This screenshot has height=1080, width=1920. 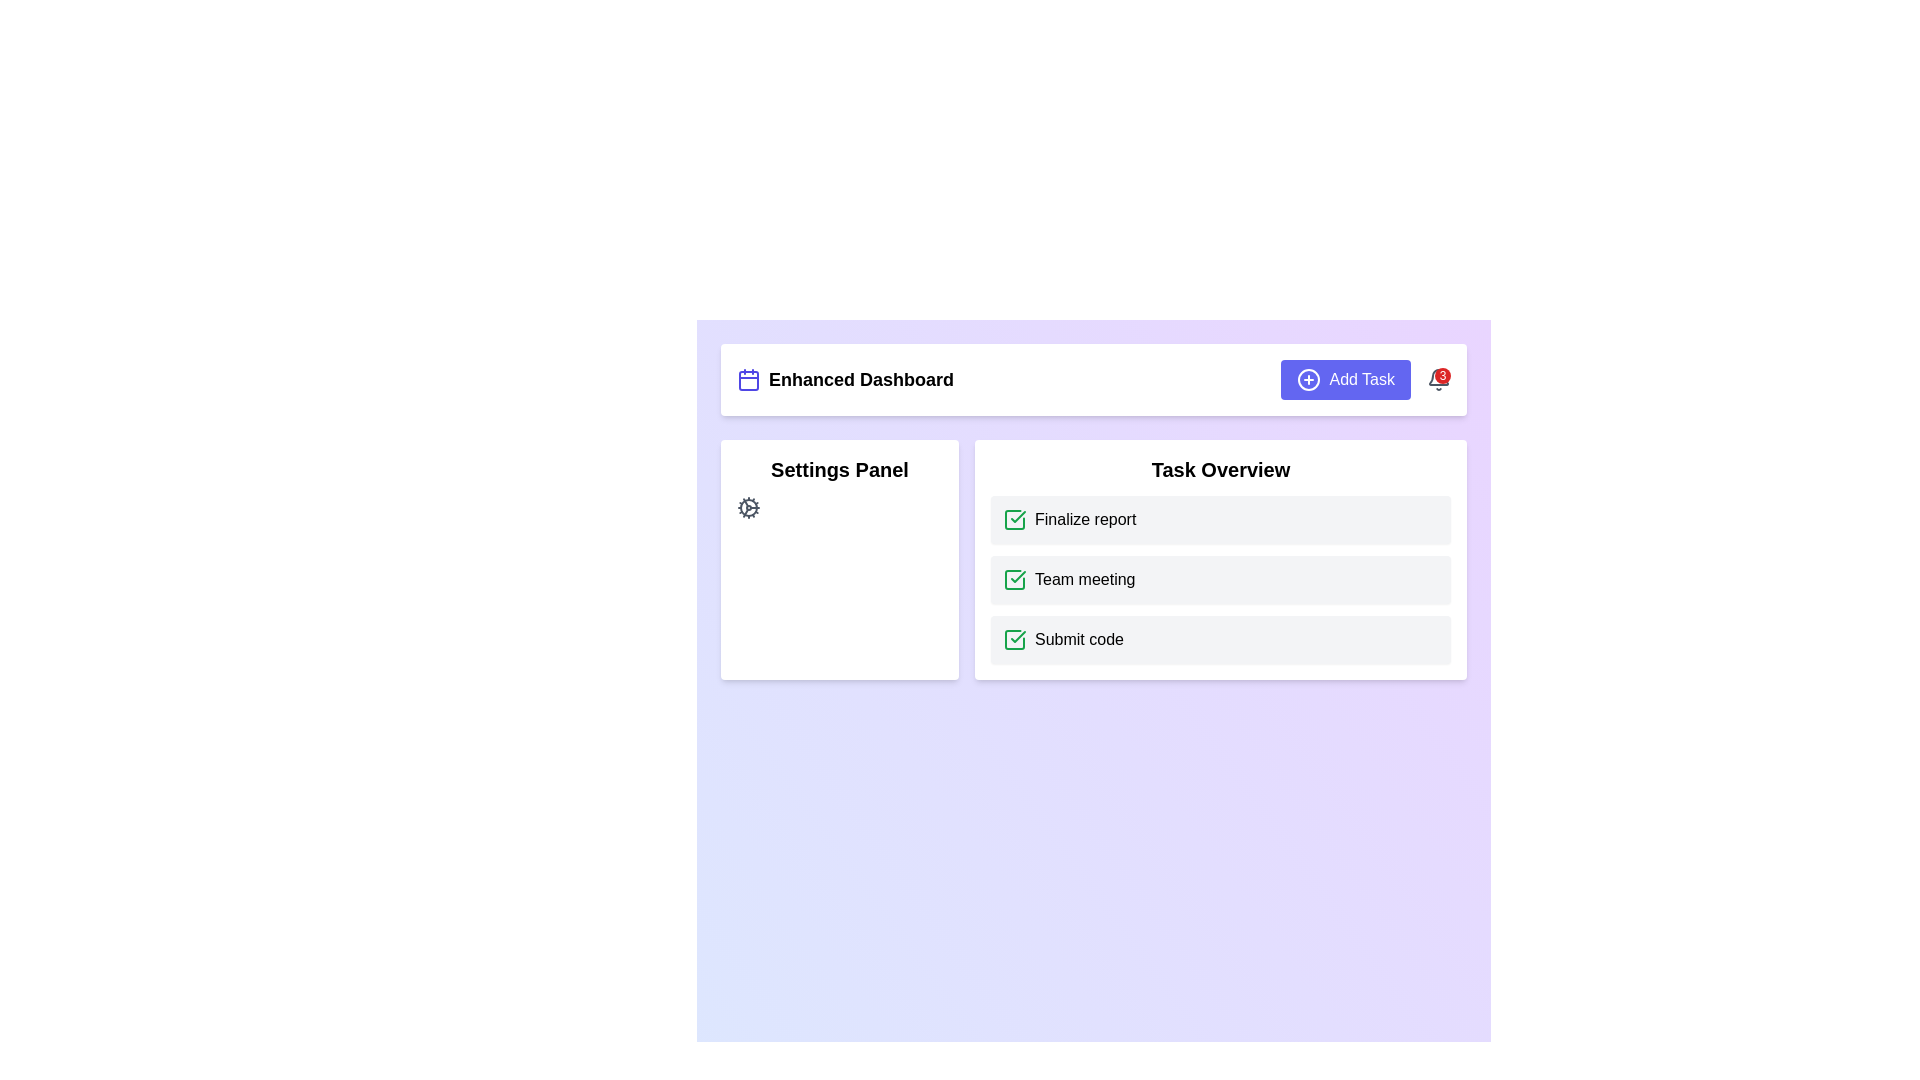 What do you see at coordinates (1346, 380) in the screenshot?
I see `the 'Add Task' button located in the top-right section of the layout to observe tooltips or styling changes` at bounding box center [1346, 380].